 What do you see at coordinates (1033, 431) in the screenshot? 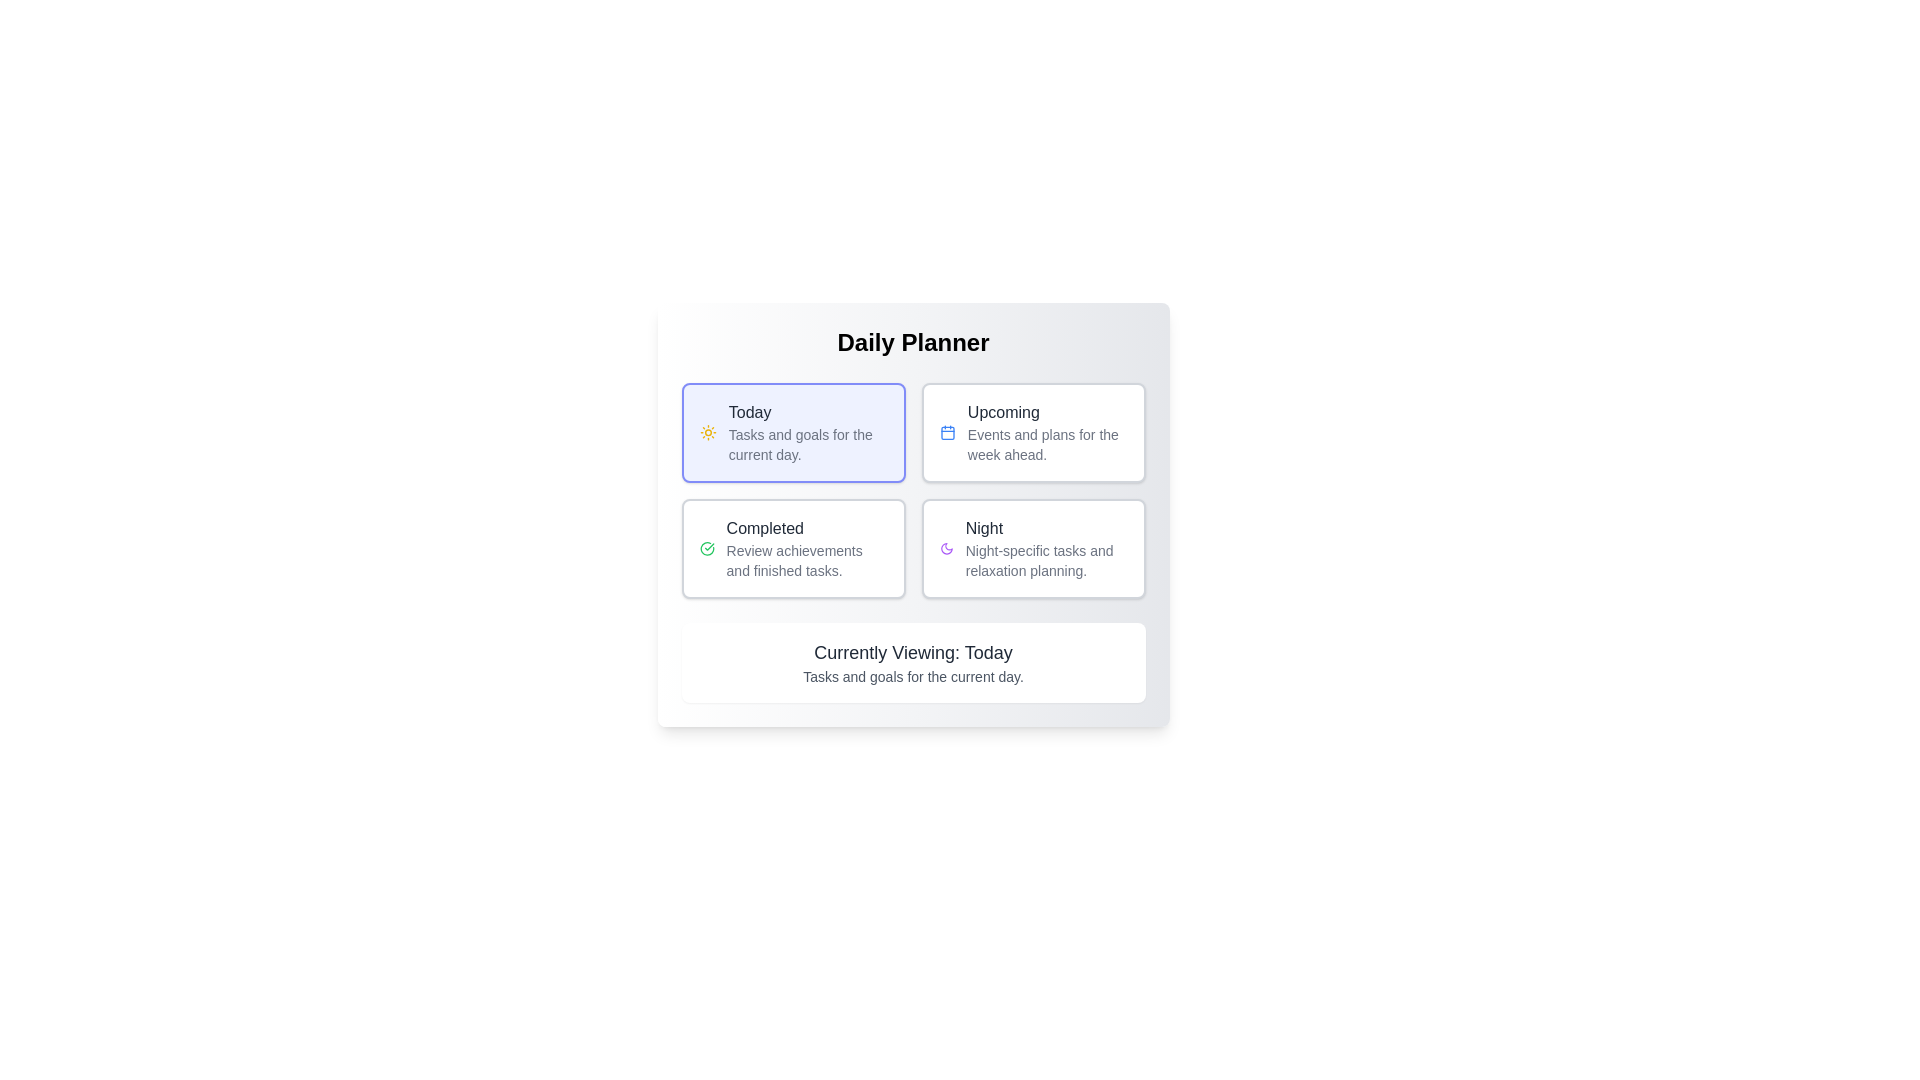
I see `the informational card that highlights upcoming events and plans for the week ahead, located as the second item in the grid layout below the 'Daily Planner' header` at bounding box center [1033, 431].